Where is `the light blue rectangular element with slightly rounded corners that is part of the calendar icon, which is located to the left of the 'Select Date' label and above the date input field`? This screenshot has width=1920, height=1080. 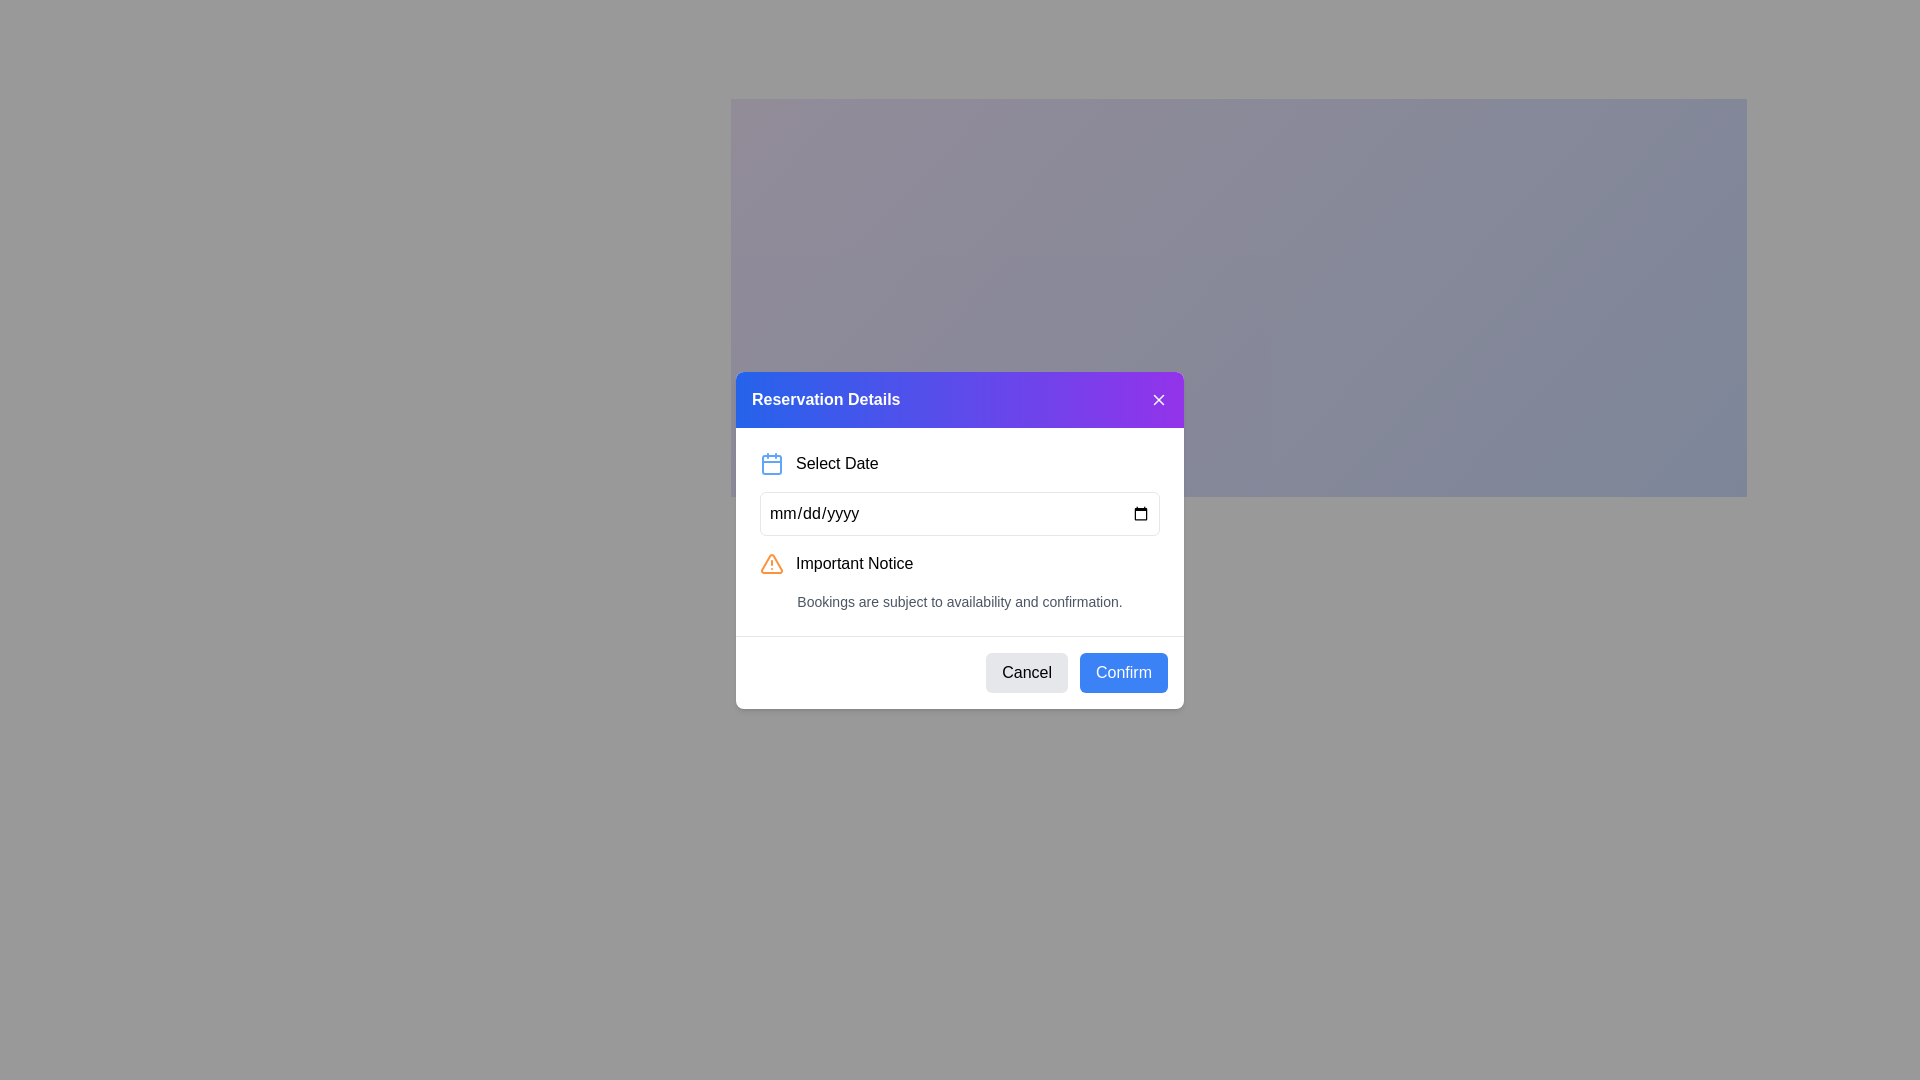
the light blue rectangular element with slightly rounded corners that is part of the calendar icon, which is located to the left of the 'Select Date' label and above the date input field is located at coordinates (771, 464).